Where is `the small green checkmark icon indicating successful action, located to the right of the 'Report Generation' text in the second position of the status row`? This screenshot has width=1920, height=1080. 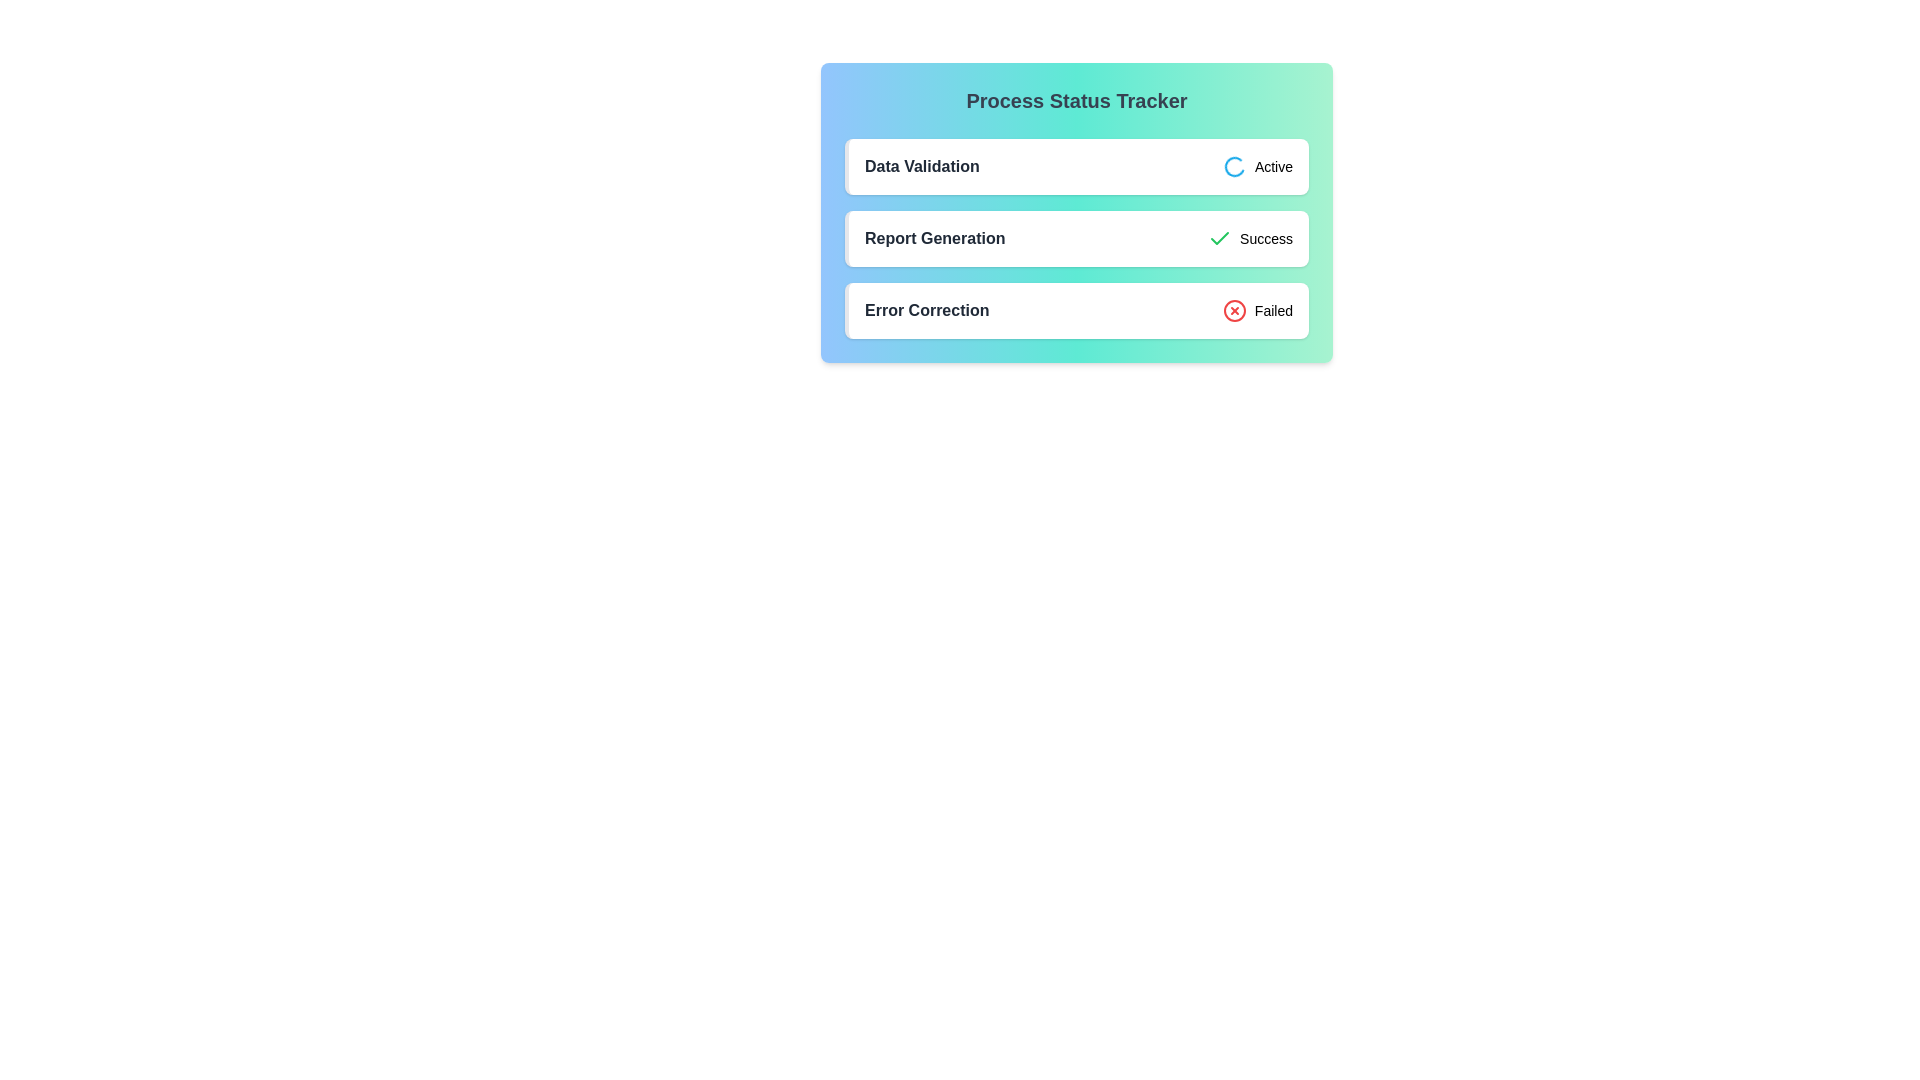 the small green checkmark icon indicating successful action, located to the right of the 'Report Generation' text in the second position of the status row is located at coordinates (1219, 237).